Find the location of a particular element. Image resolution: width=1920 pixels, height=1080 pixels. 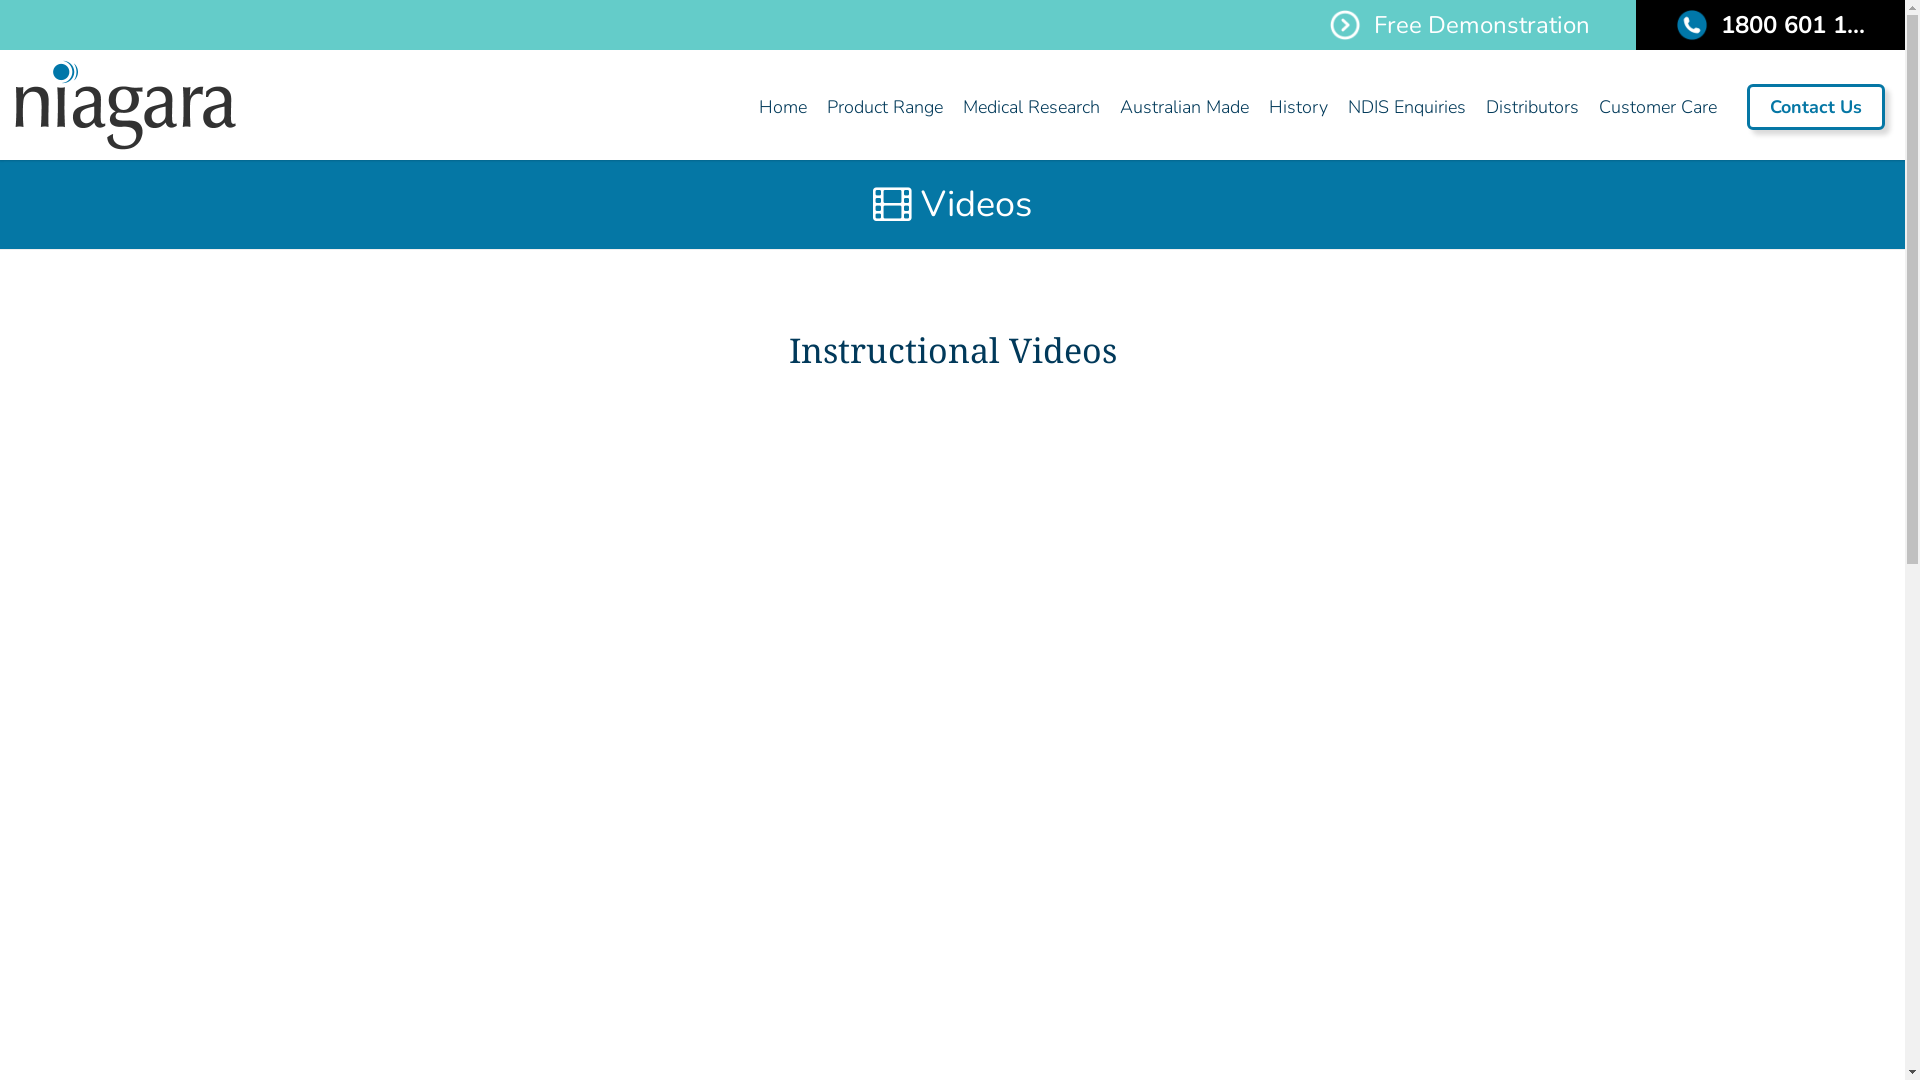

'Customer Care' is located at coordinates (1587, 107).